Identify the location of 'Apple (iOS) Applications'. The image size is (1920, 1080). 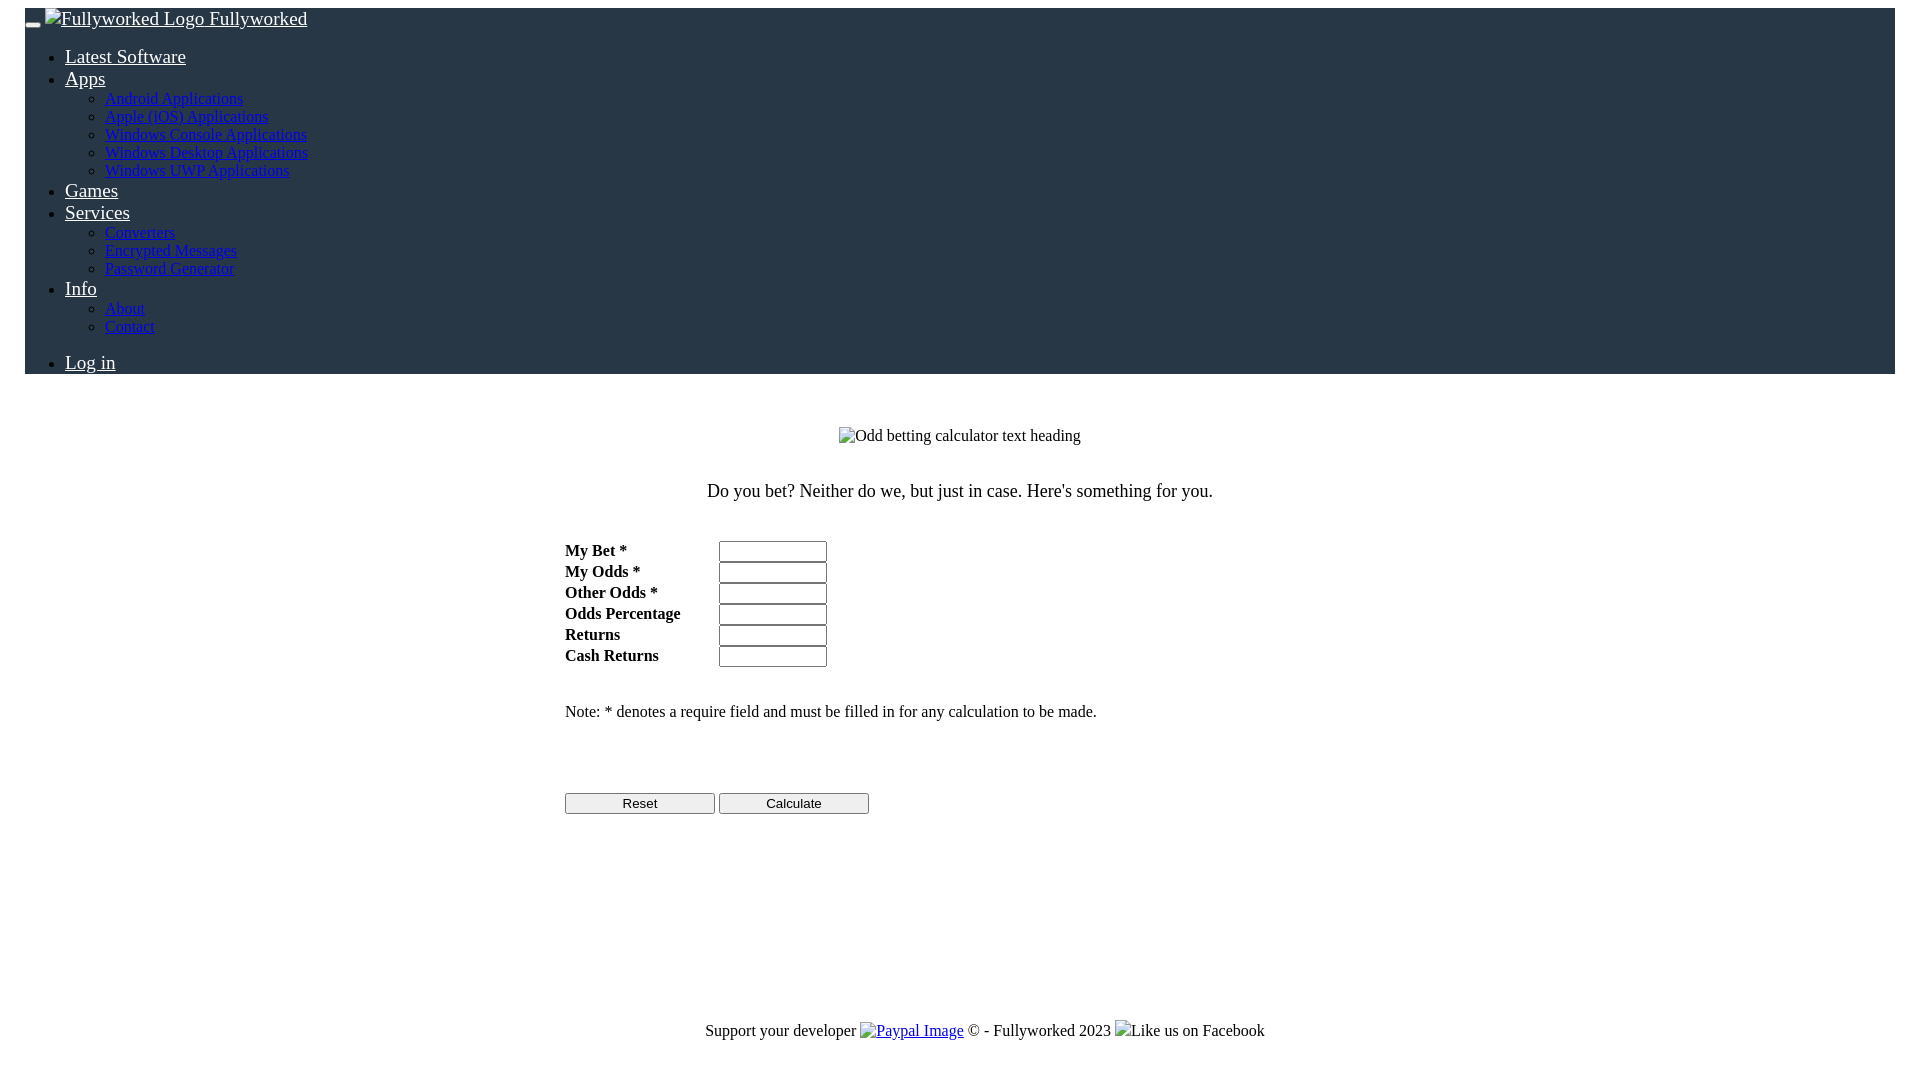
(187, 116).